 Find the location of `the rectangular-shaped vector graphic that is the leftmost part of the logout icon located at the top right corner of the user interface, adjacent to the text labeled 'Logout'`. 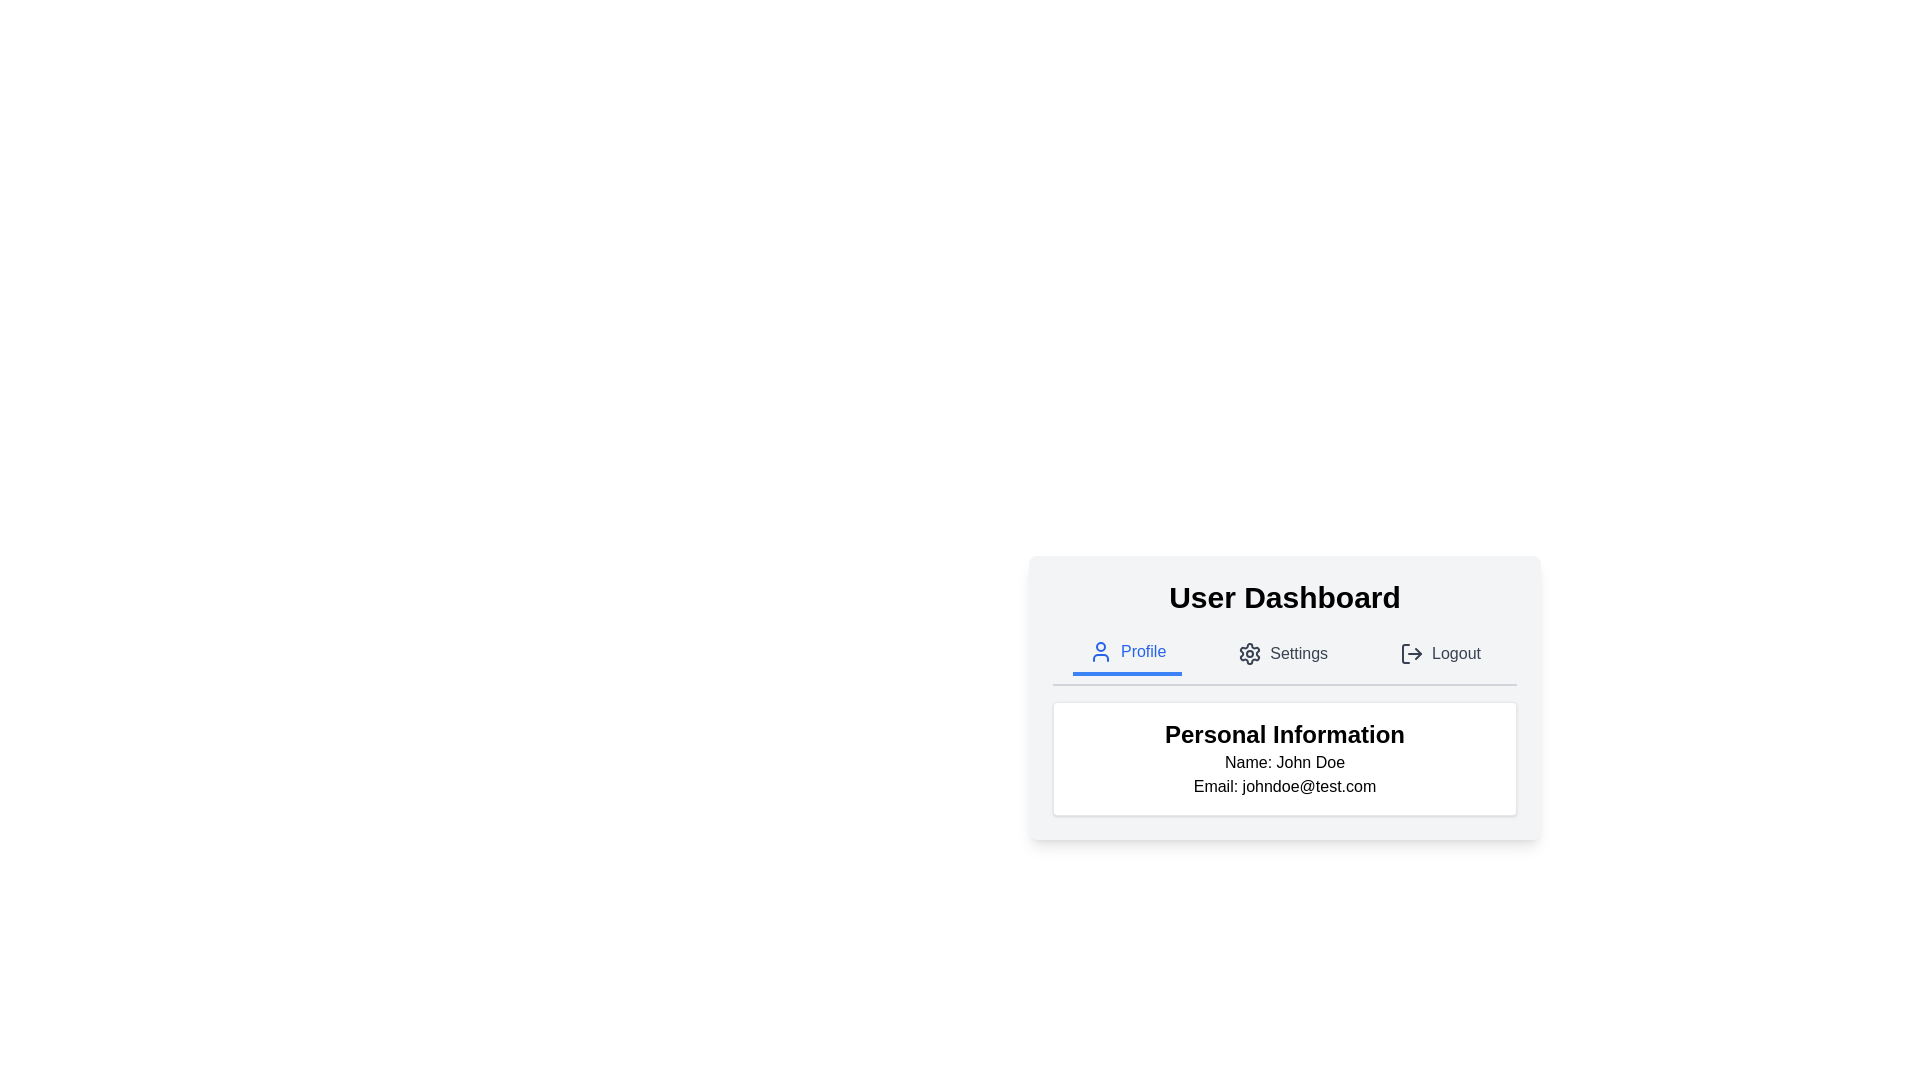

the rectangular-shaped vector graphic that is the leftmost part of the logout icon located at the top right corner of the user interface, adjacent to the text labeled 'Logout' is located at coordinates (1405, 654).